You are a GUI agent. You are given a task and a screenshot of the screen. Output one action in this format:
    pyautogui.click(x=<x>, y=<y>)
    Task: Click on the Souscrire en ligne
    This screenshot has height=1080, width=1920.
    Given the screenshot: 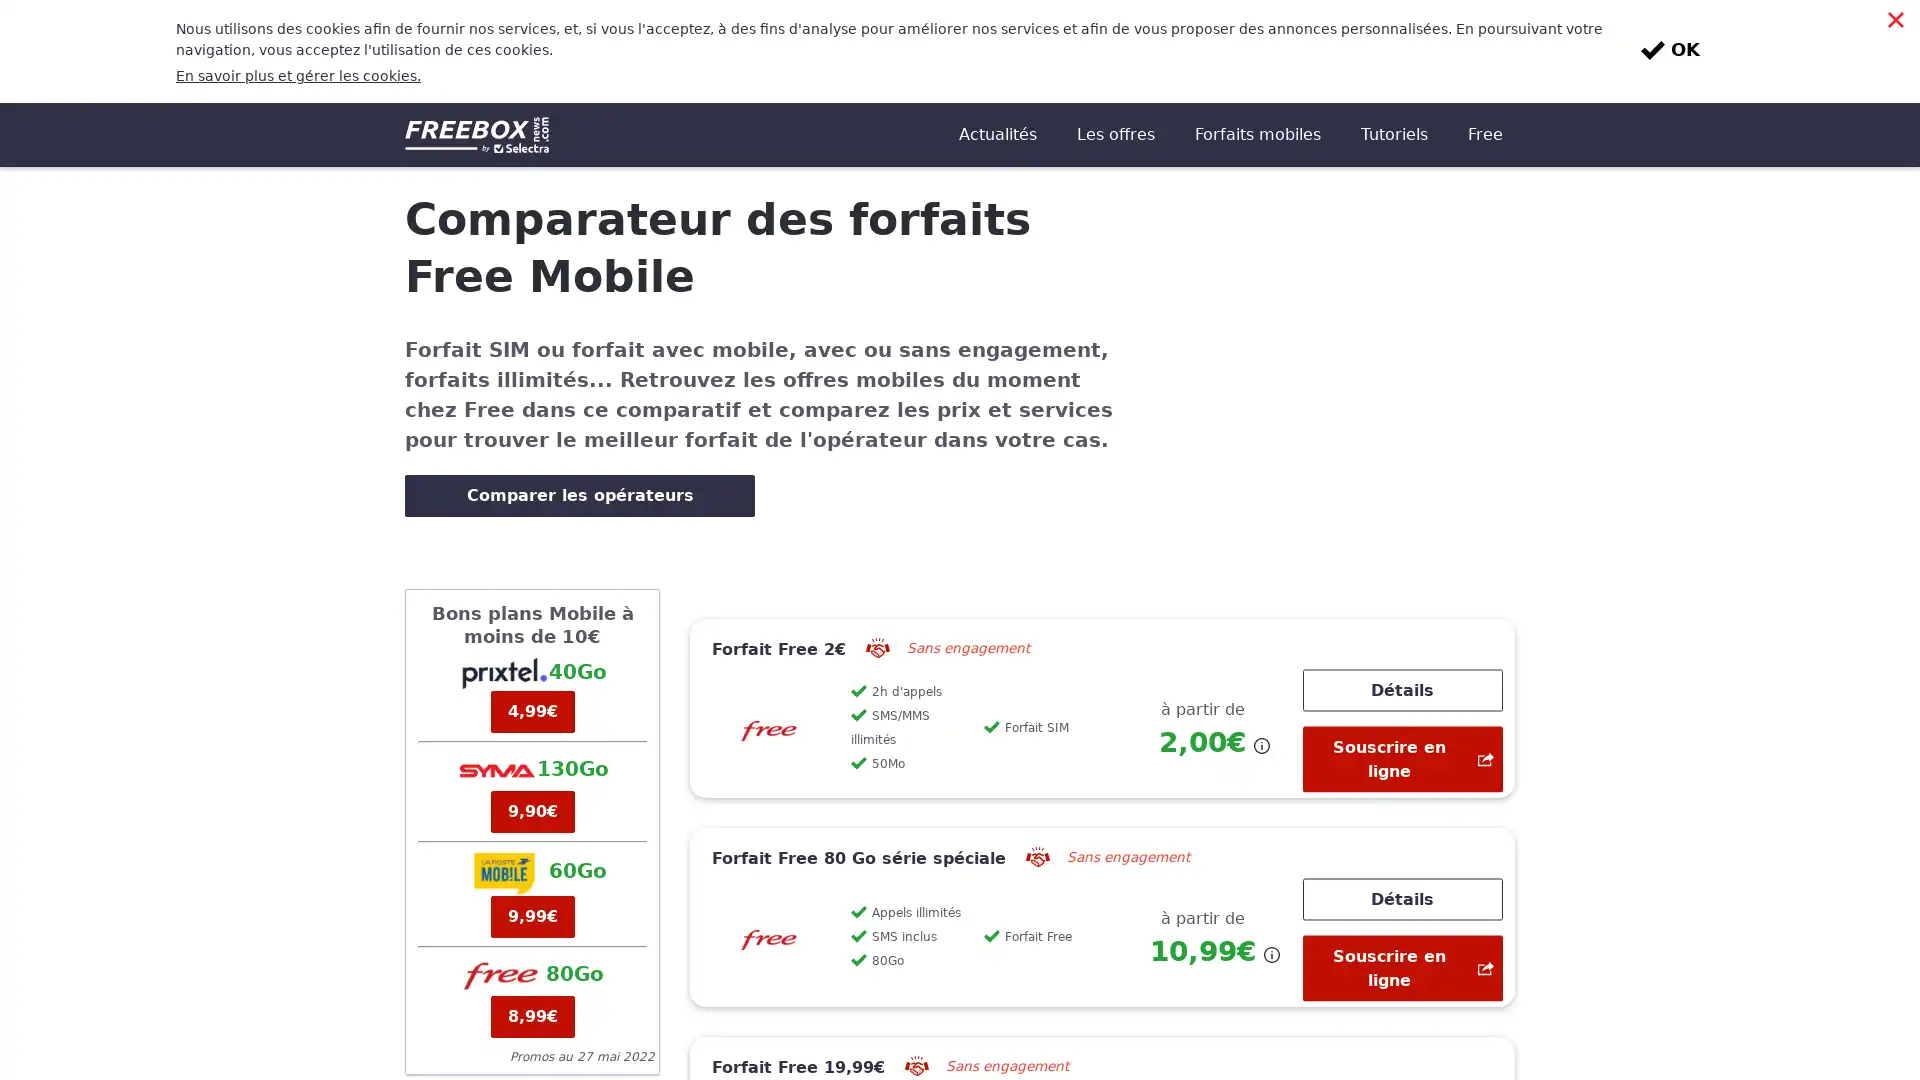 What is the action you would take?
    pyautogui.click(x=1401, y=655)
    